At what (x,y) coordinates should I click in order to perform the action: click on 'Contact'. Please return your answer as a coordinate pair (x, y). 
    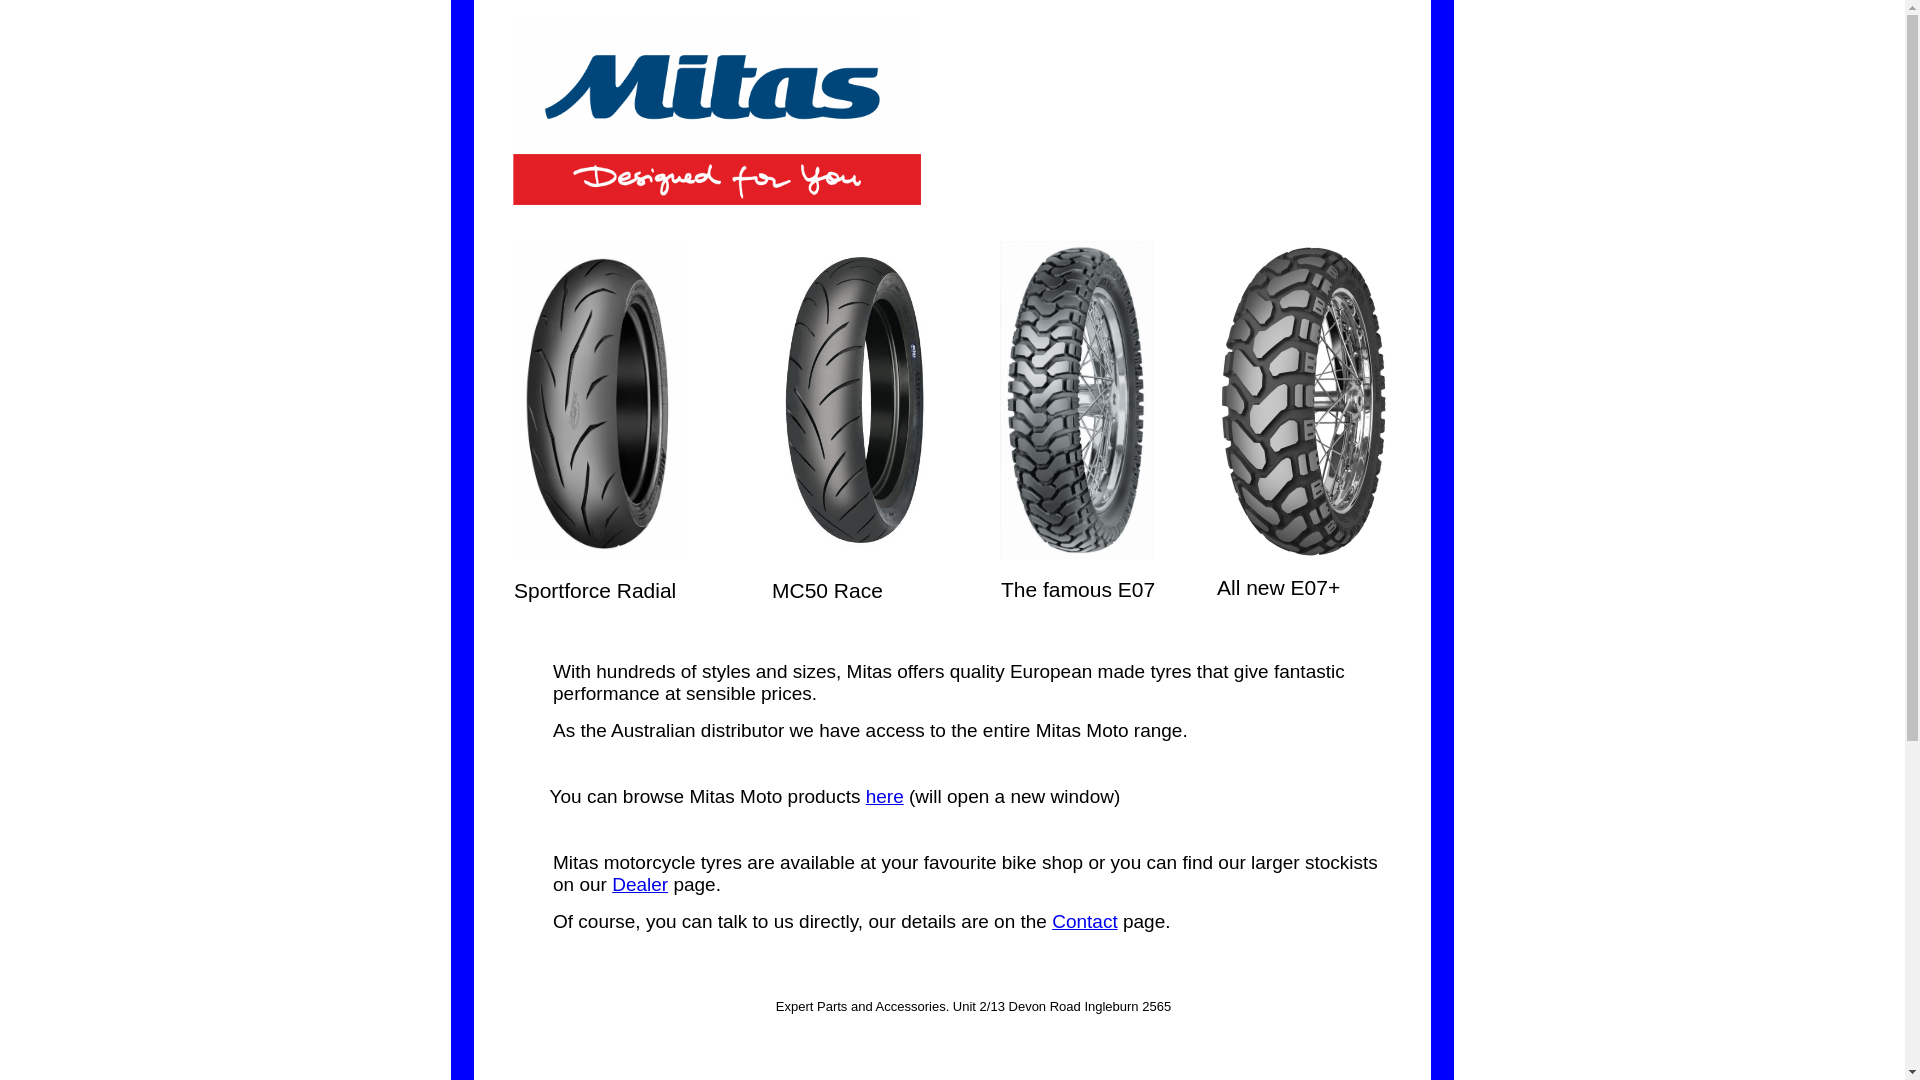
    Looking at the image, I should click on (1083, 921).